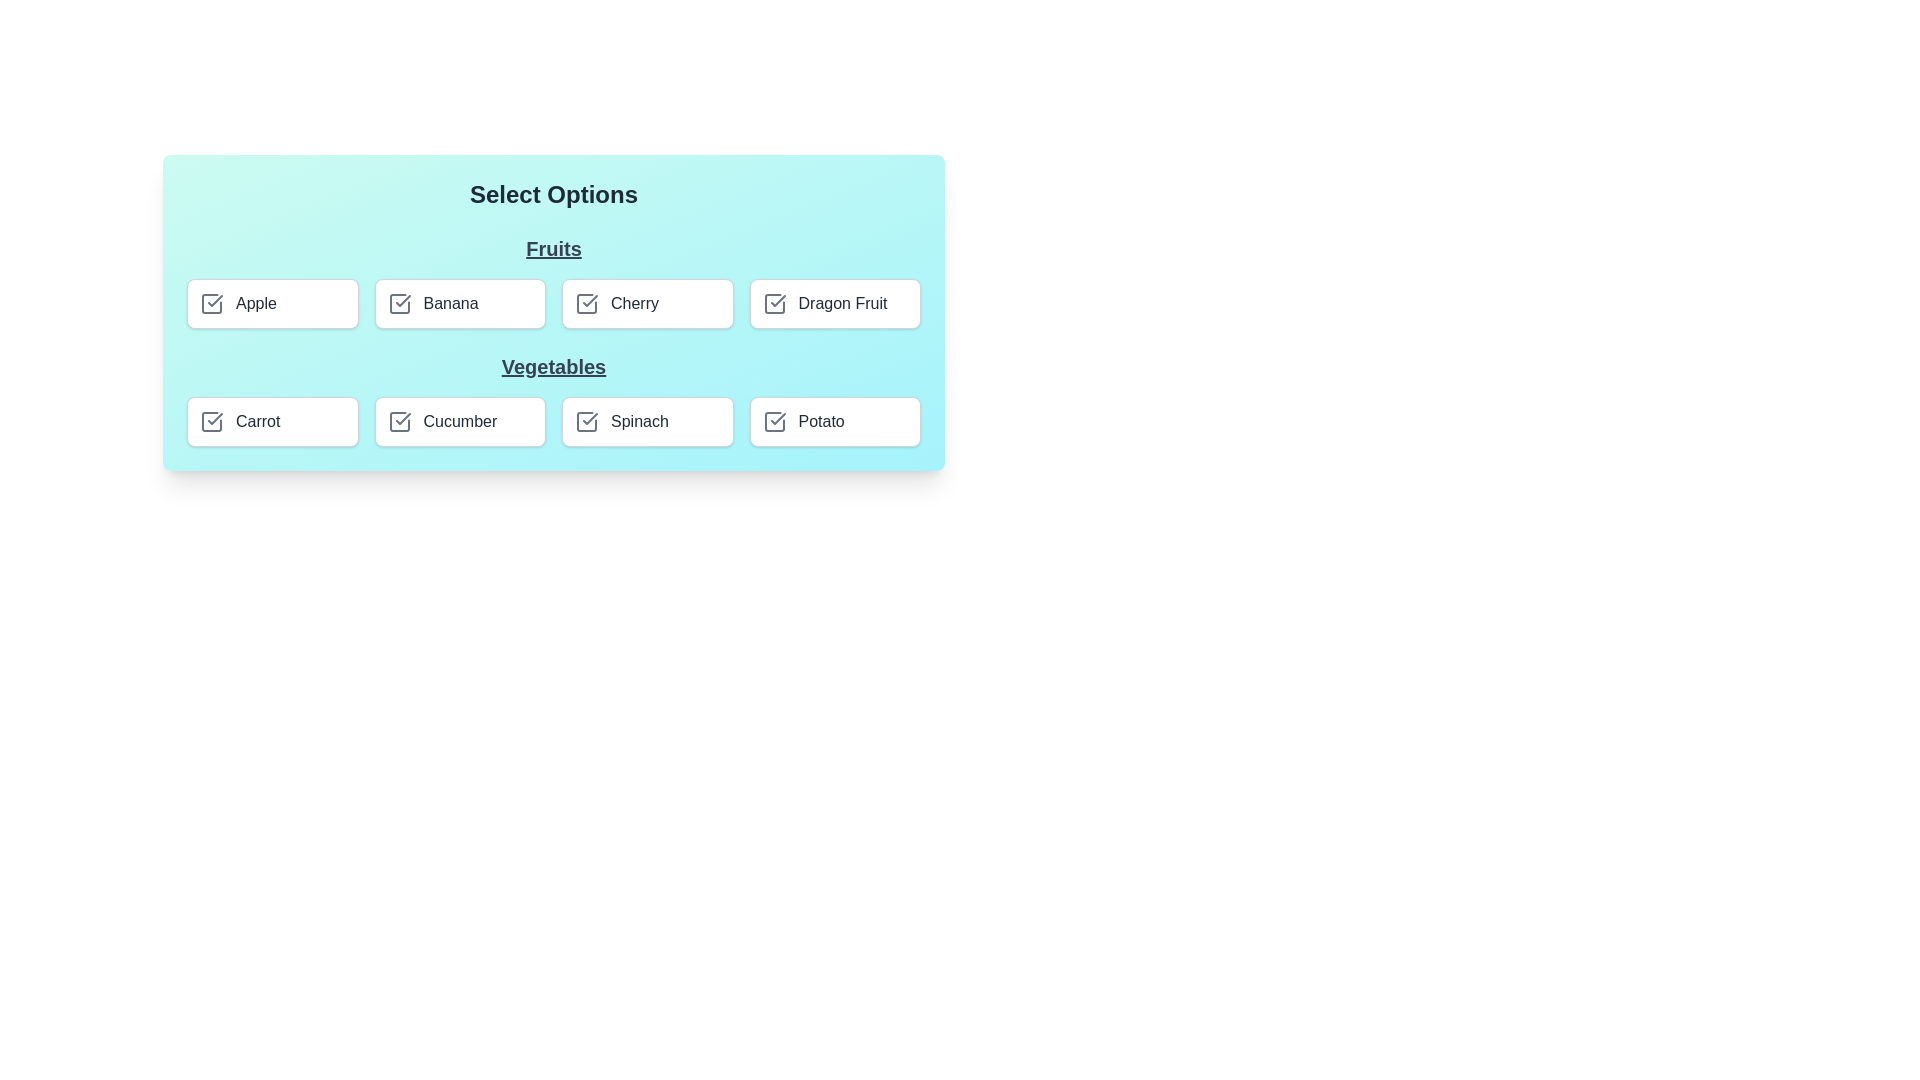  I want to click on the 'Vegetables' section, so click(553, 400).